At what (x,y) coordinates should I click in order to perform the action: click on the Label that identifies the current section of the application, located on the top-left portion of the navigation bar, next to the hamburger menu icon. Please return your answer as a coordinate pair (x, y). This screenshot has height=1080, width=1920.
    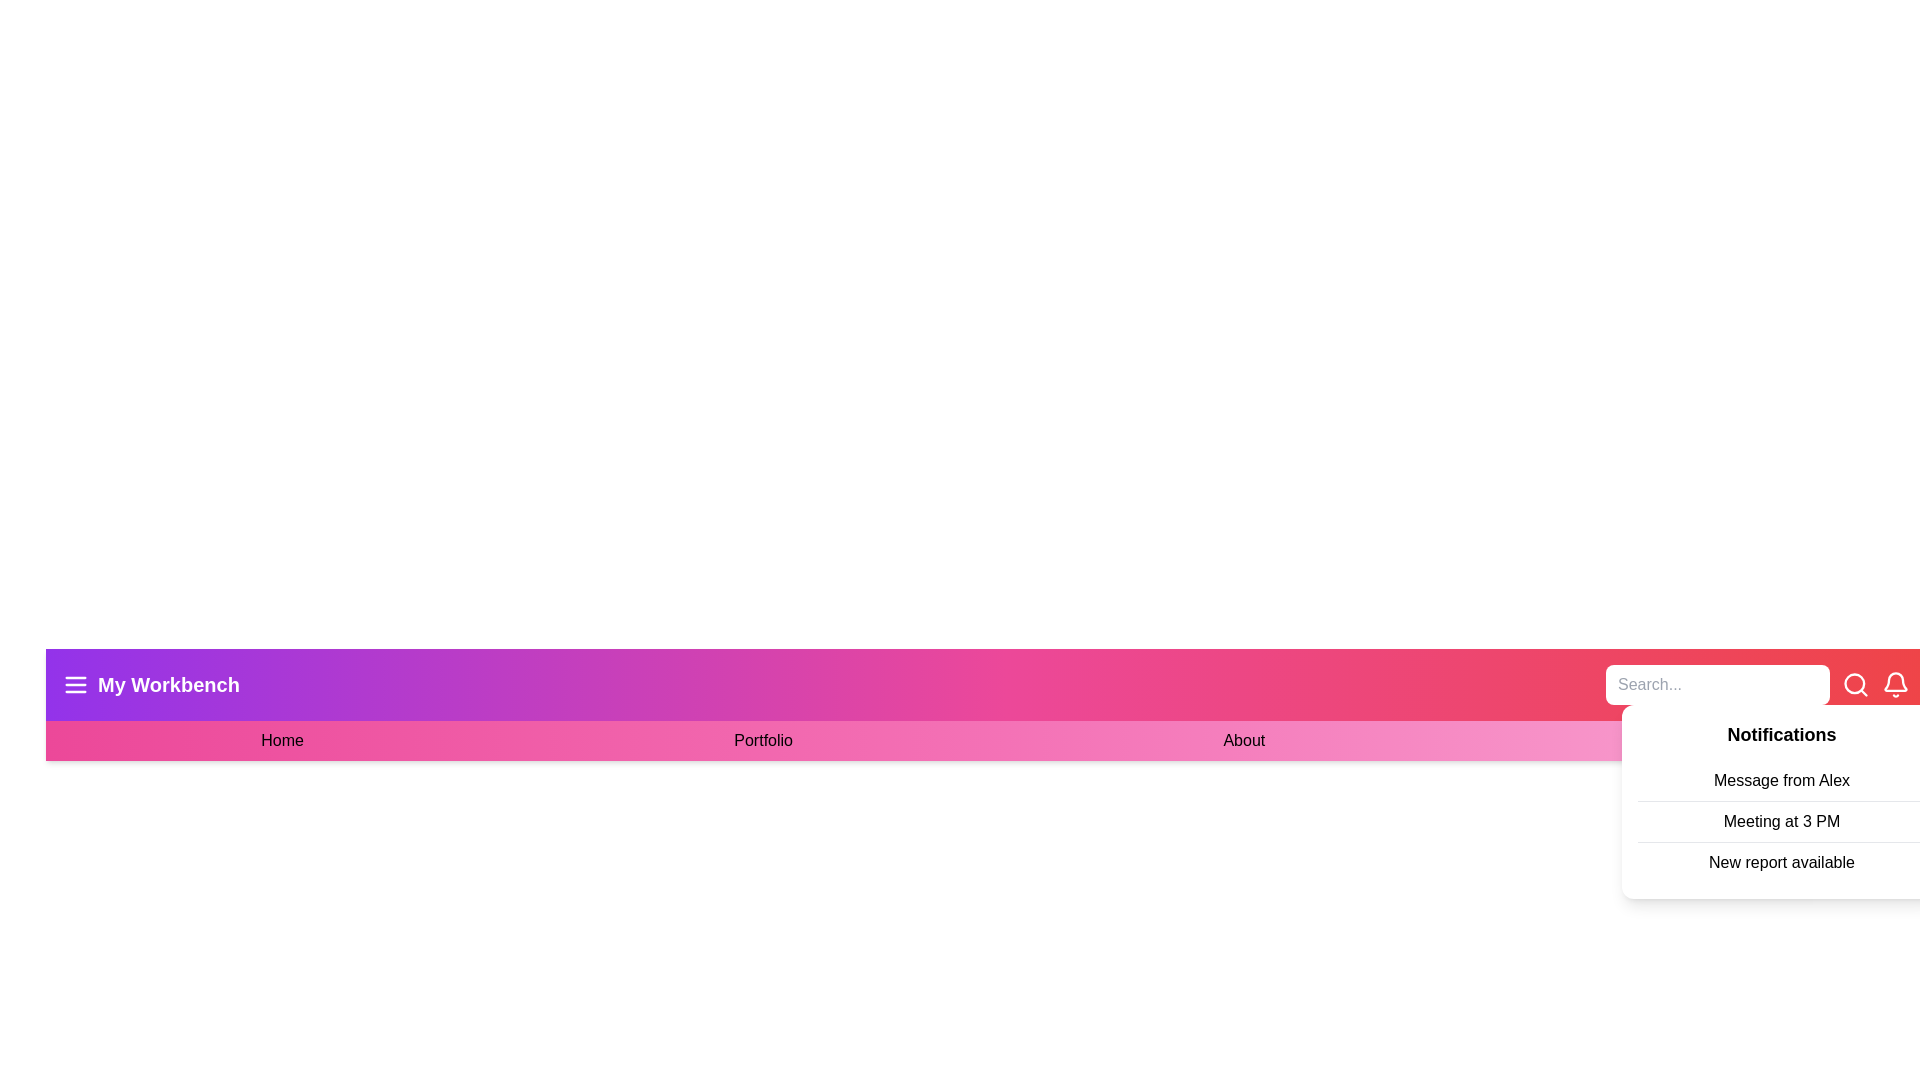
    Looking at the image, I should click on (168, 684).